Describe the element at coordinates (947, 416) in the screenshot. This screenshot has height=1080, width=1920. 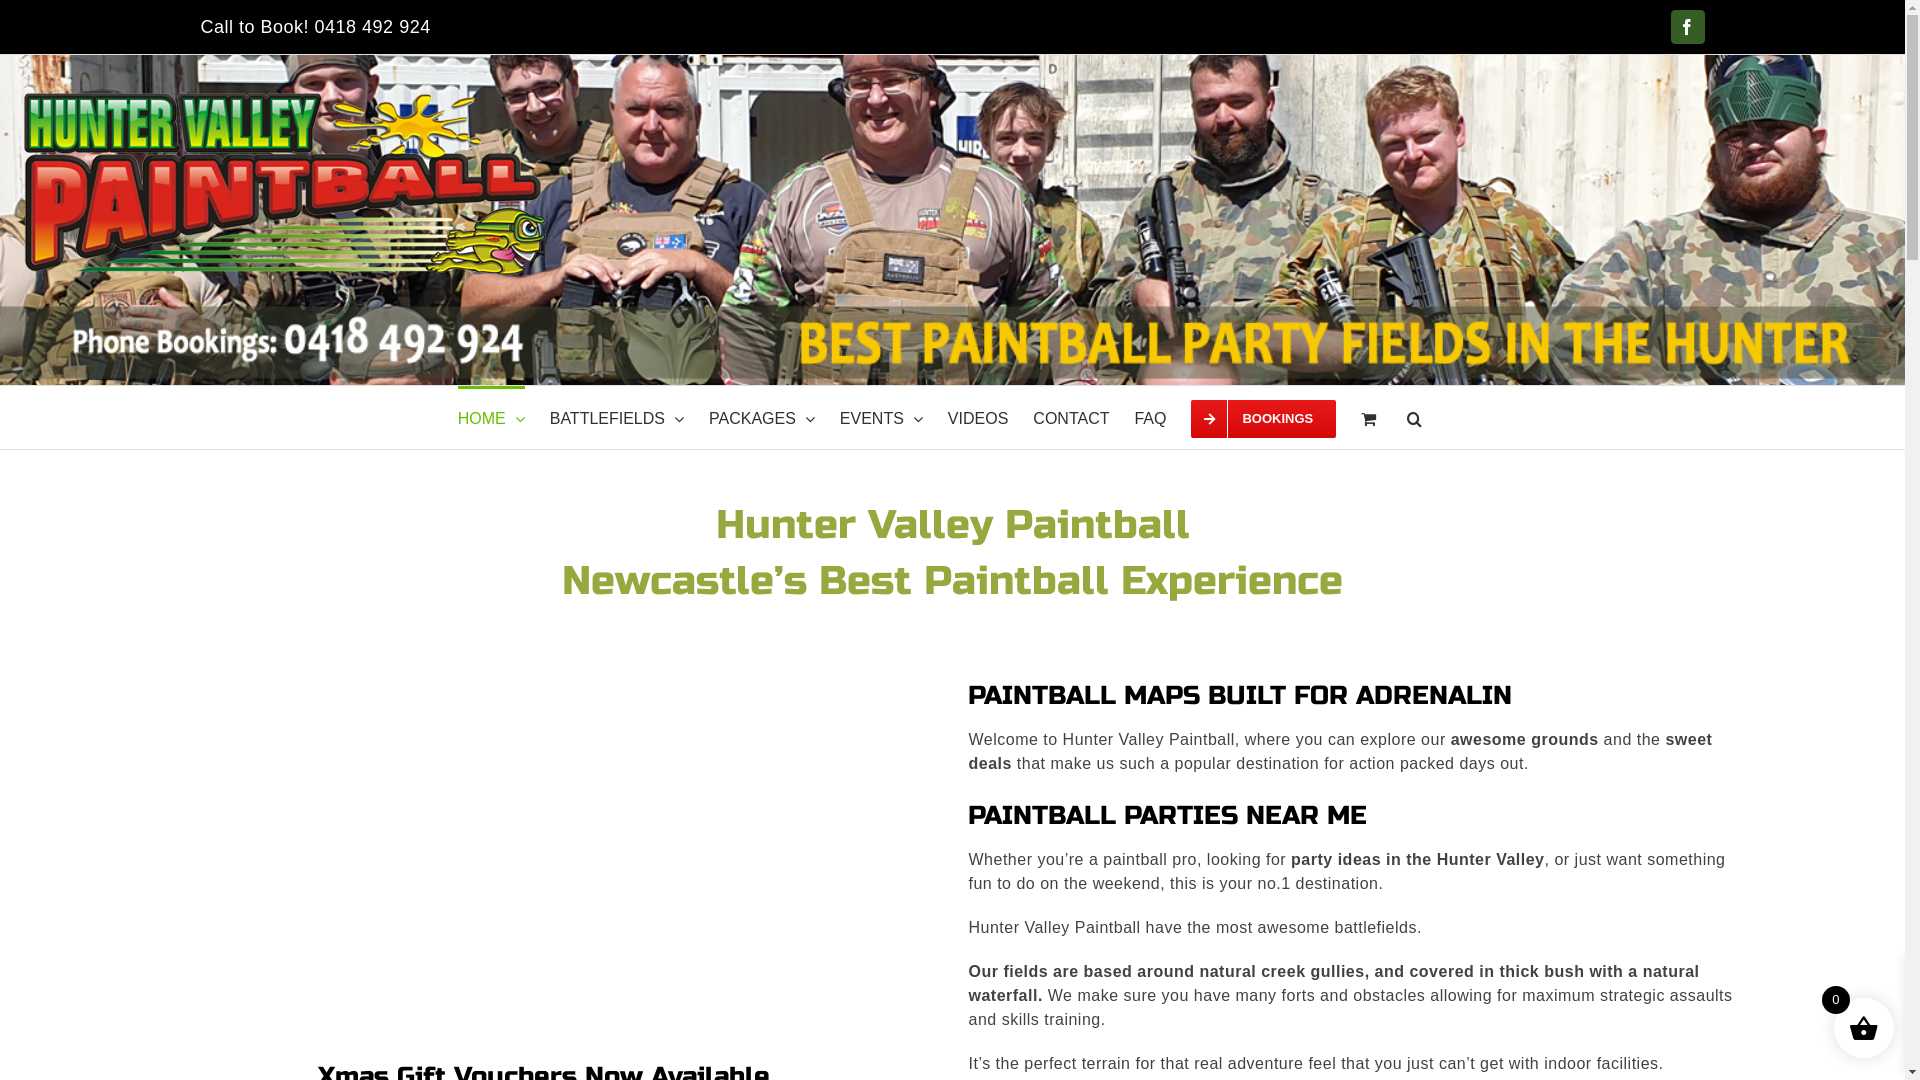
I see `'VIDEOS'` at that location.